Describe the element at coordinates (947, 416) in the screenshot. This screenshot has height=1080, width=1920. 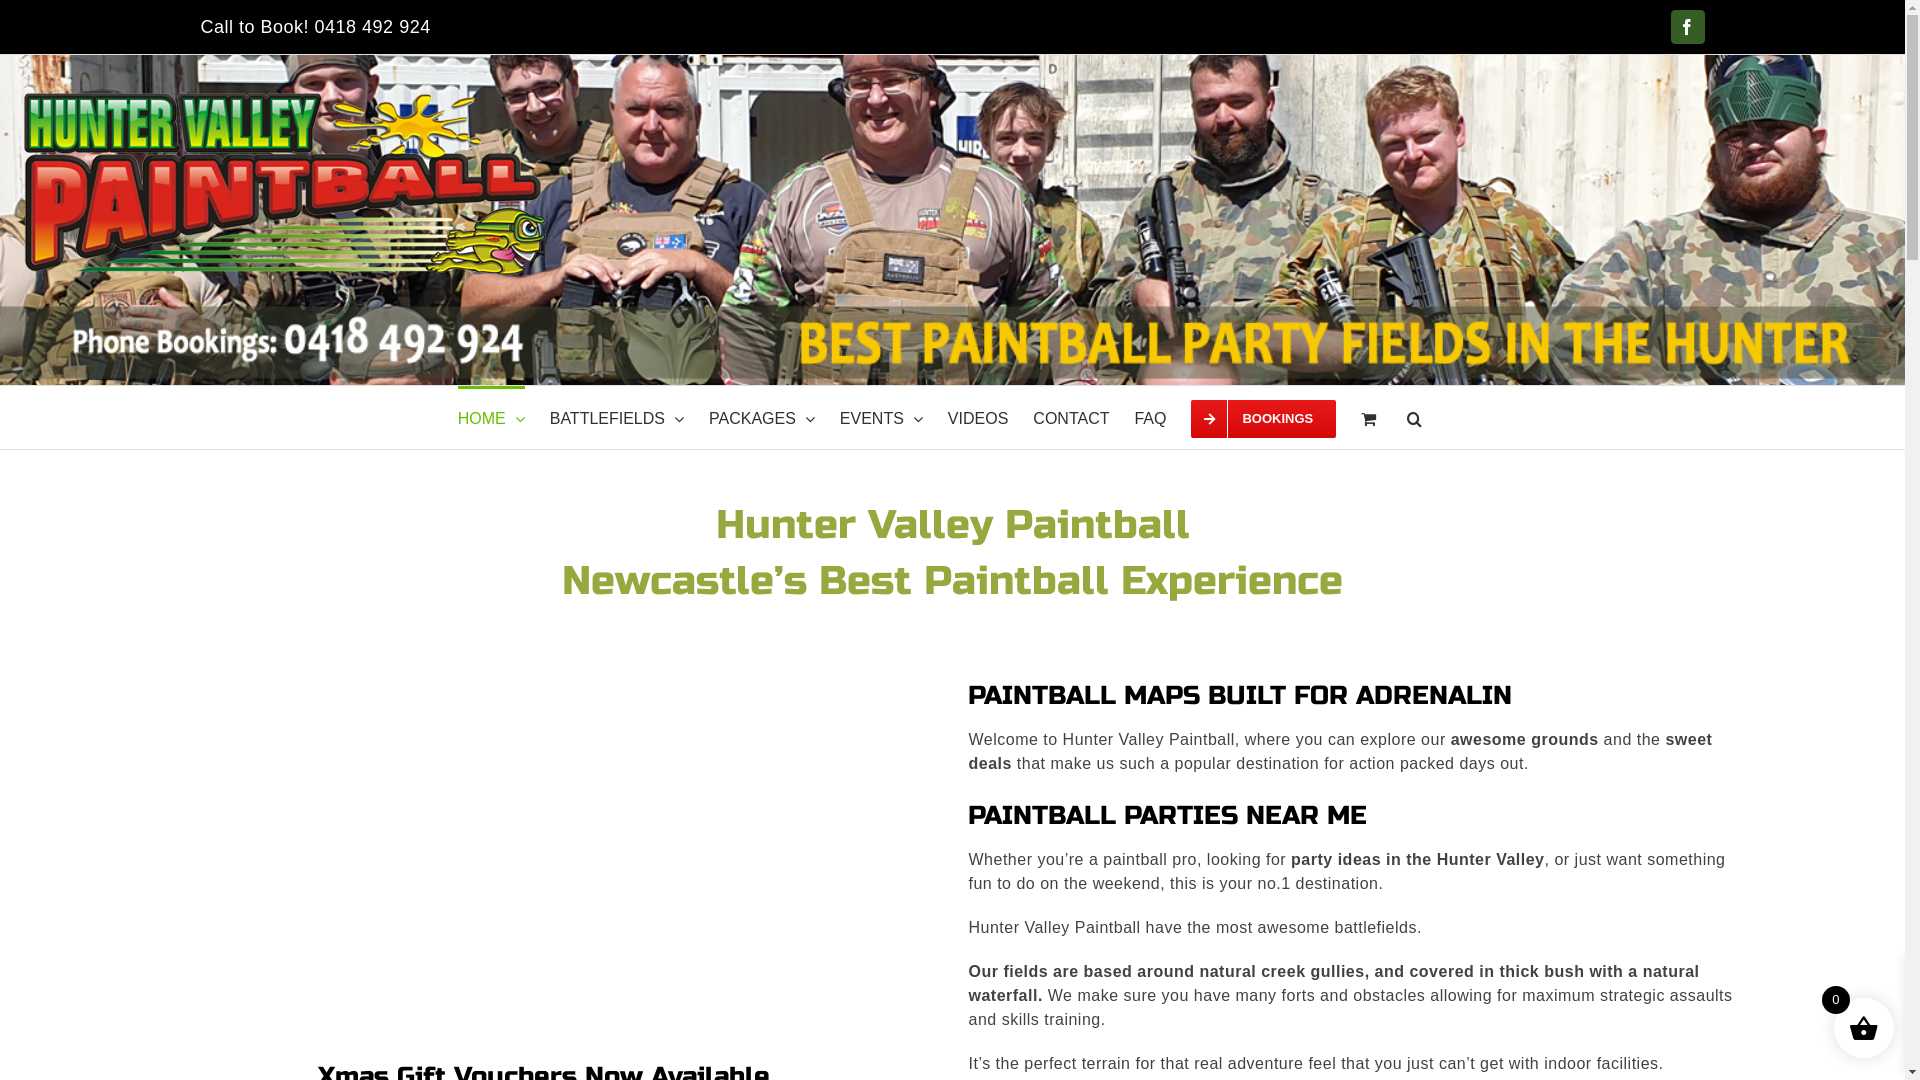
I see `'VIDEOS'` at that location.